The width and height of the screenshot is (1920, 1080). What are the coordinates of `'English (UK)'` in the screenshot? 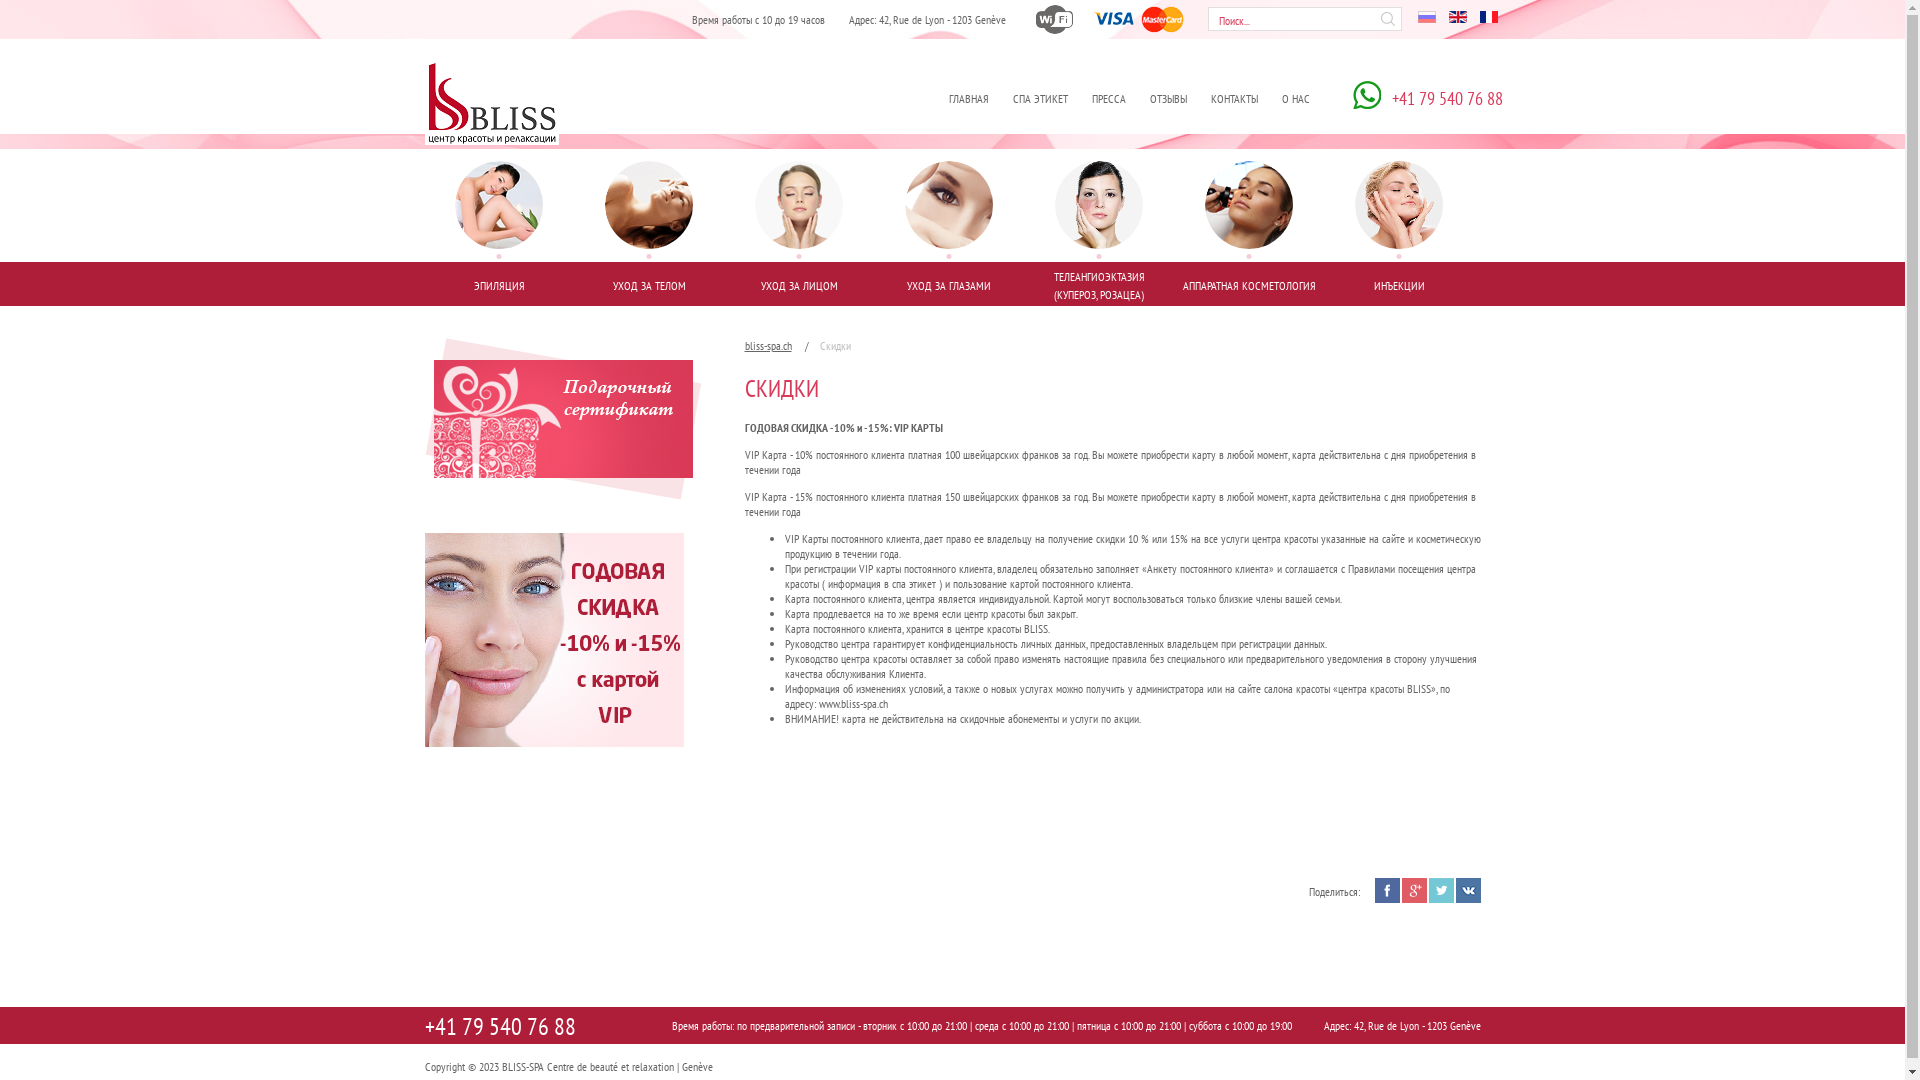 It's located at (1457, 16).